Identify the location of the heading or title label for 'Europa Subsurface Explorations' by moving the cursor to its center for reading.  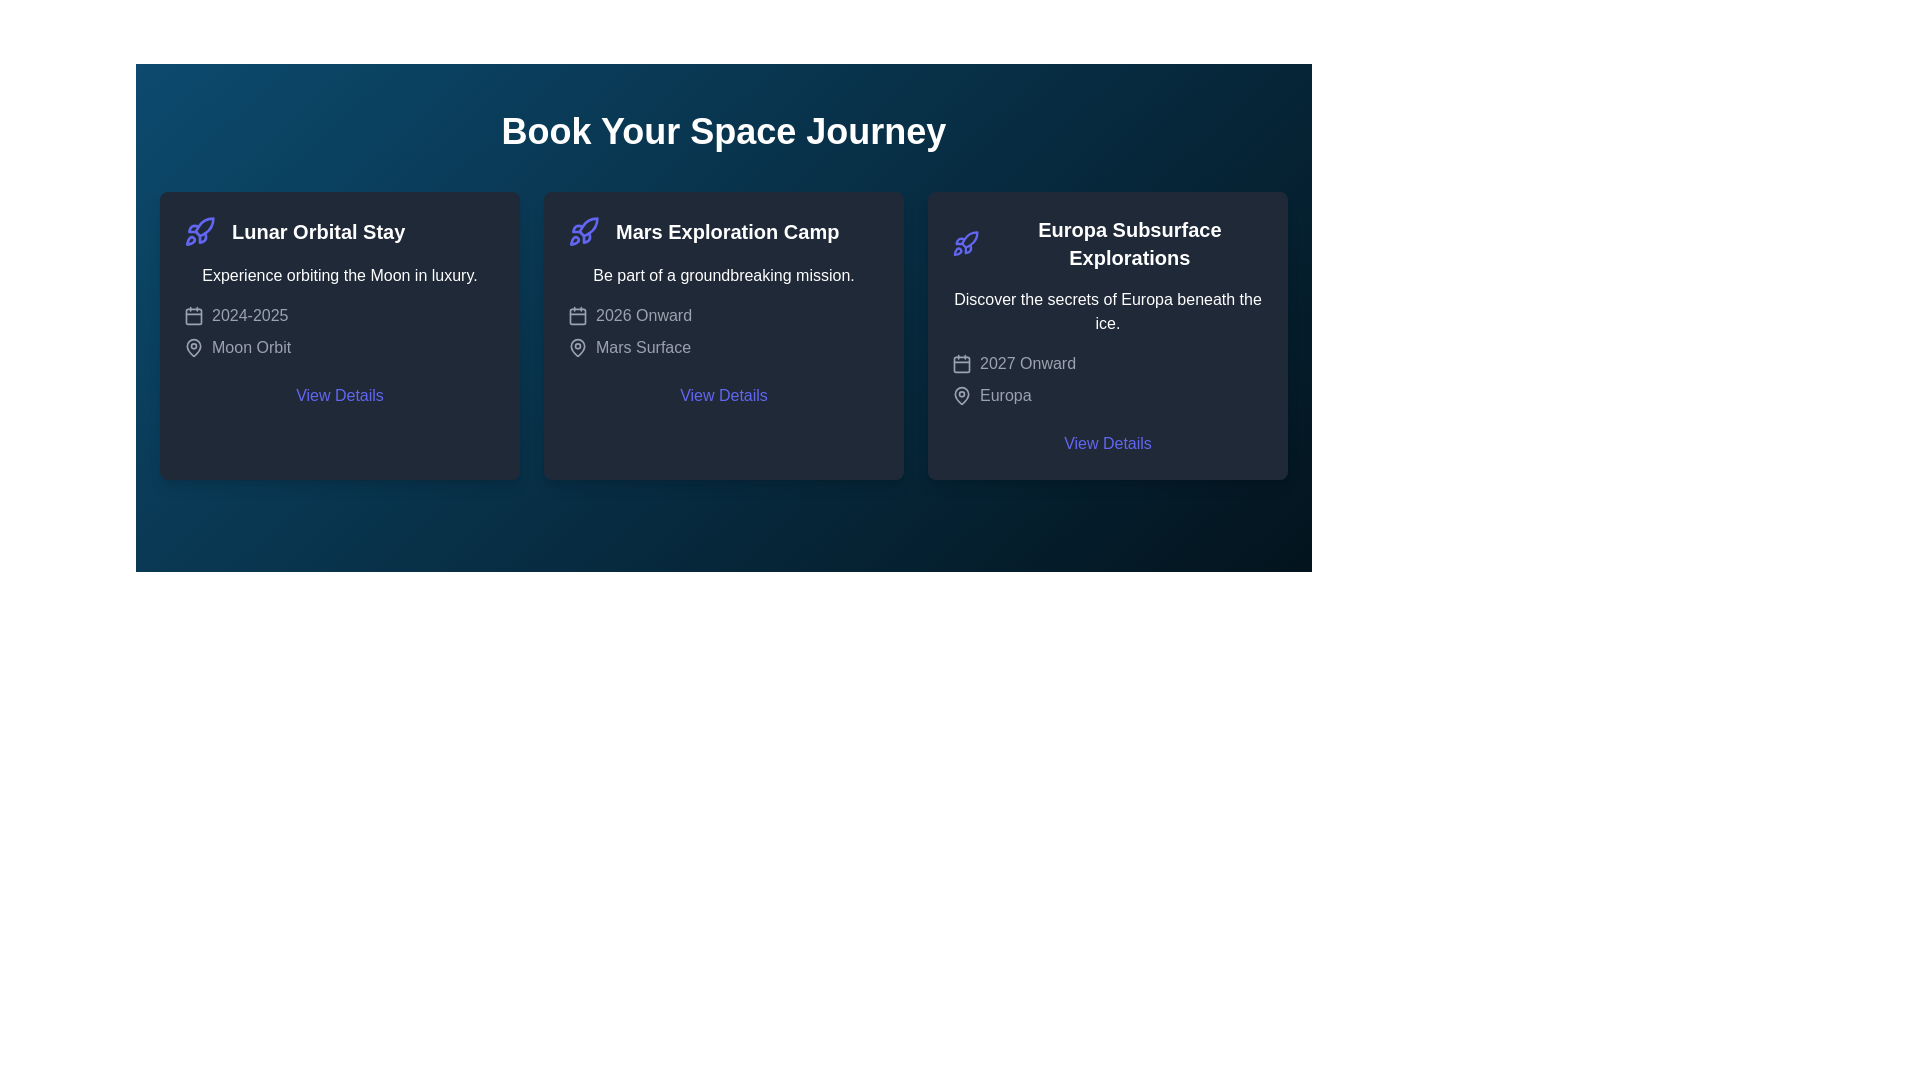
(1107, 242).